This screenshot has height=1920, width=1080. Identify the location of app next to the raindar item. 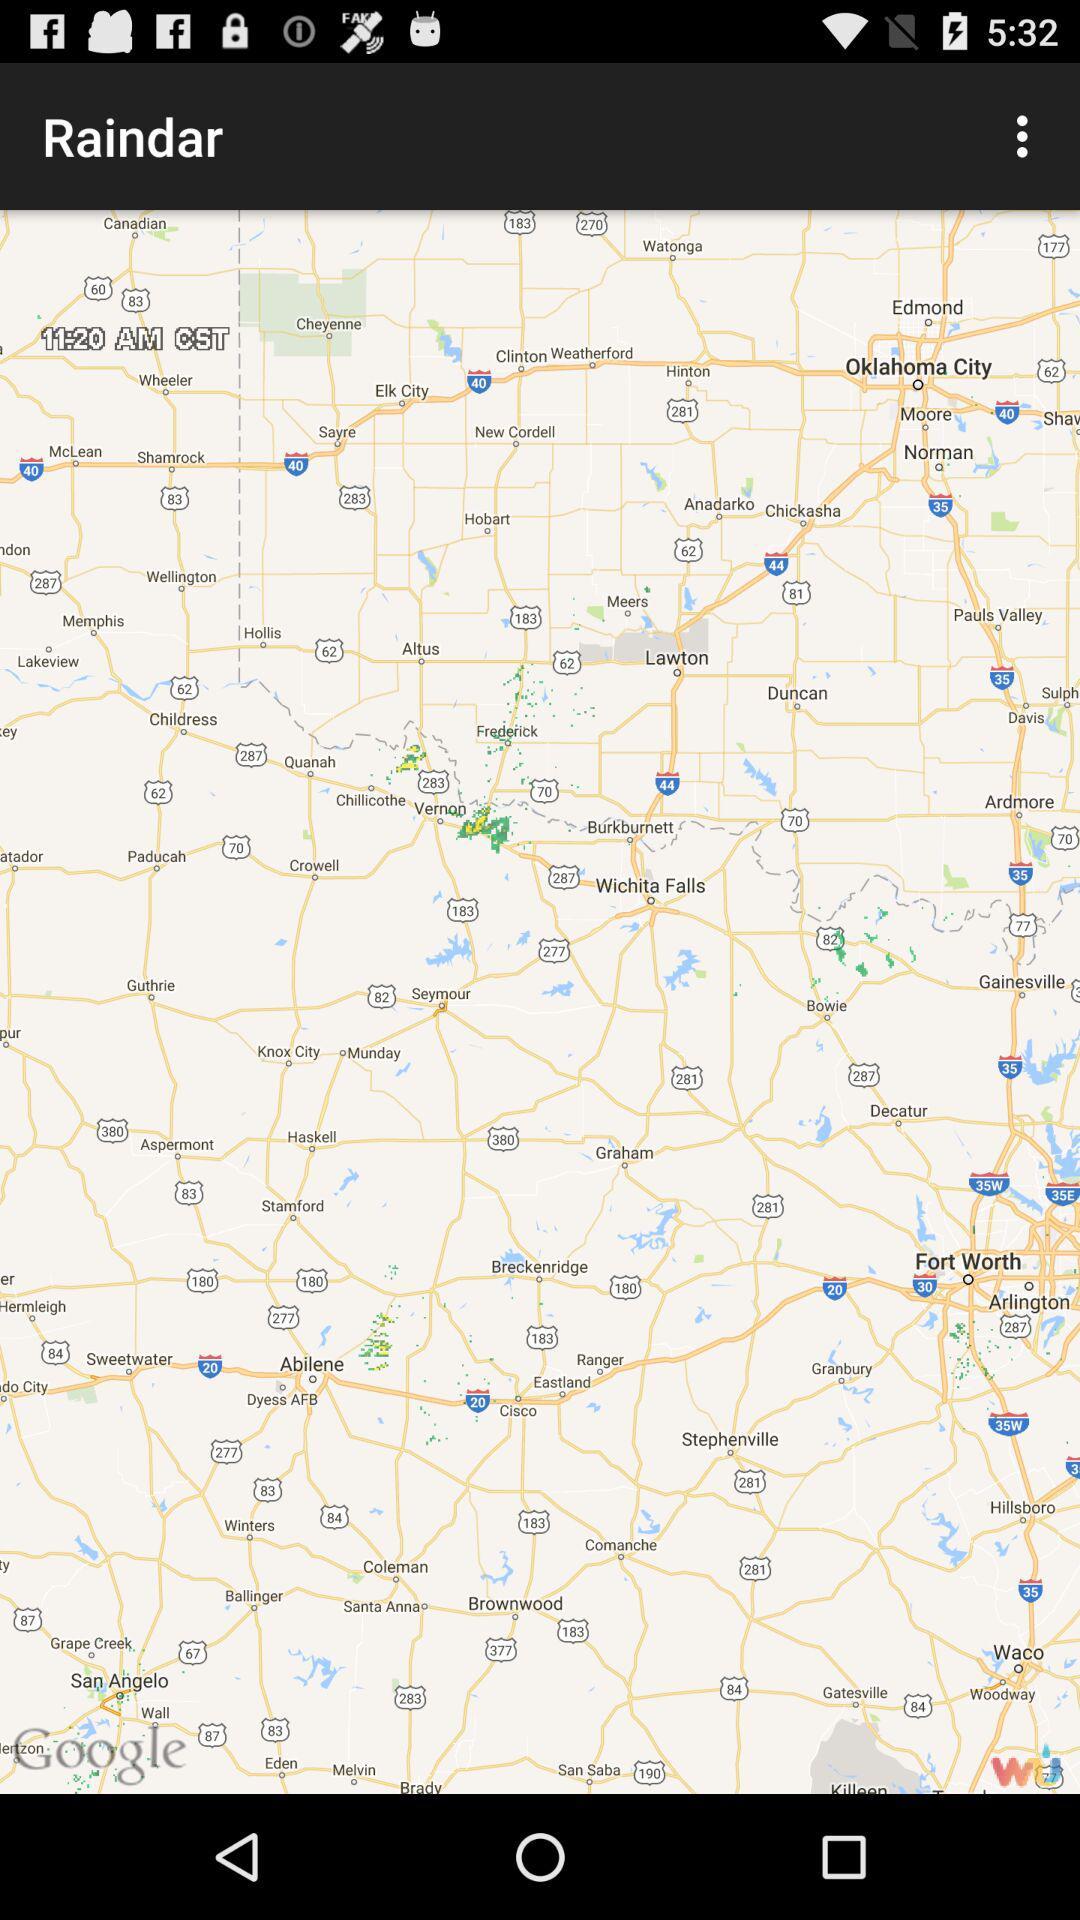
(1027, 135).